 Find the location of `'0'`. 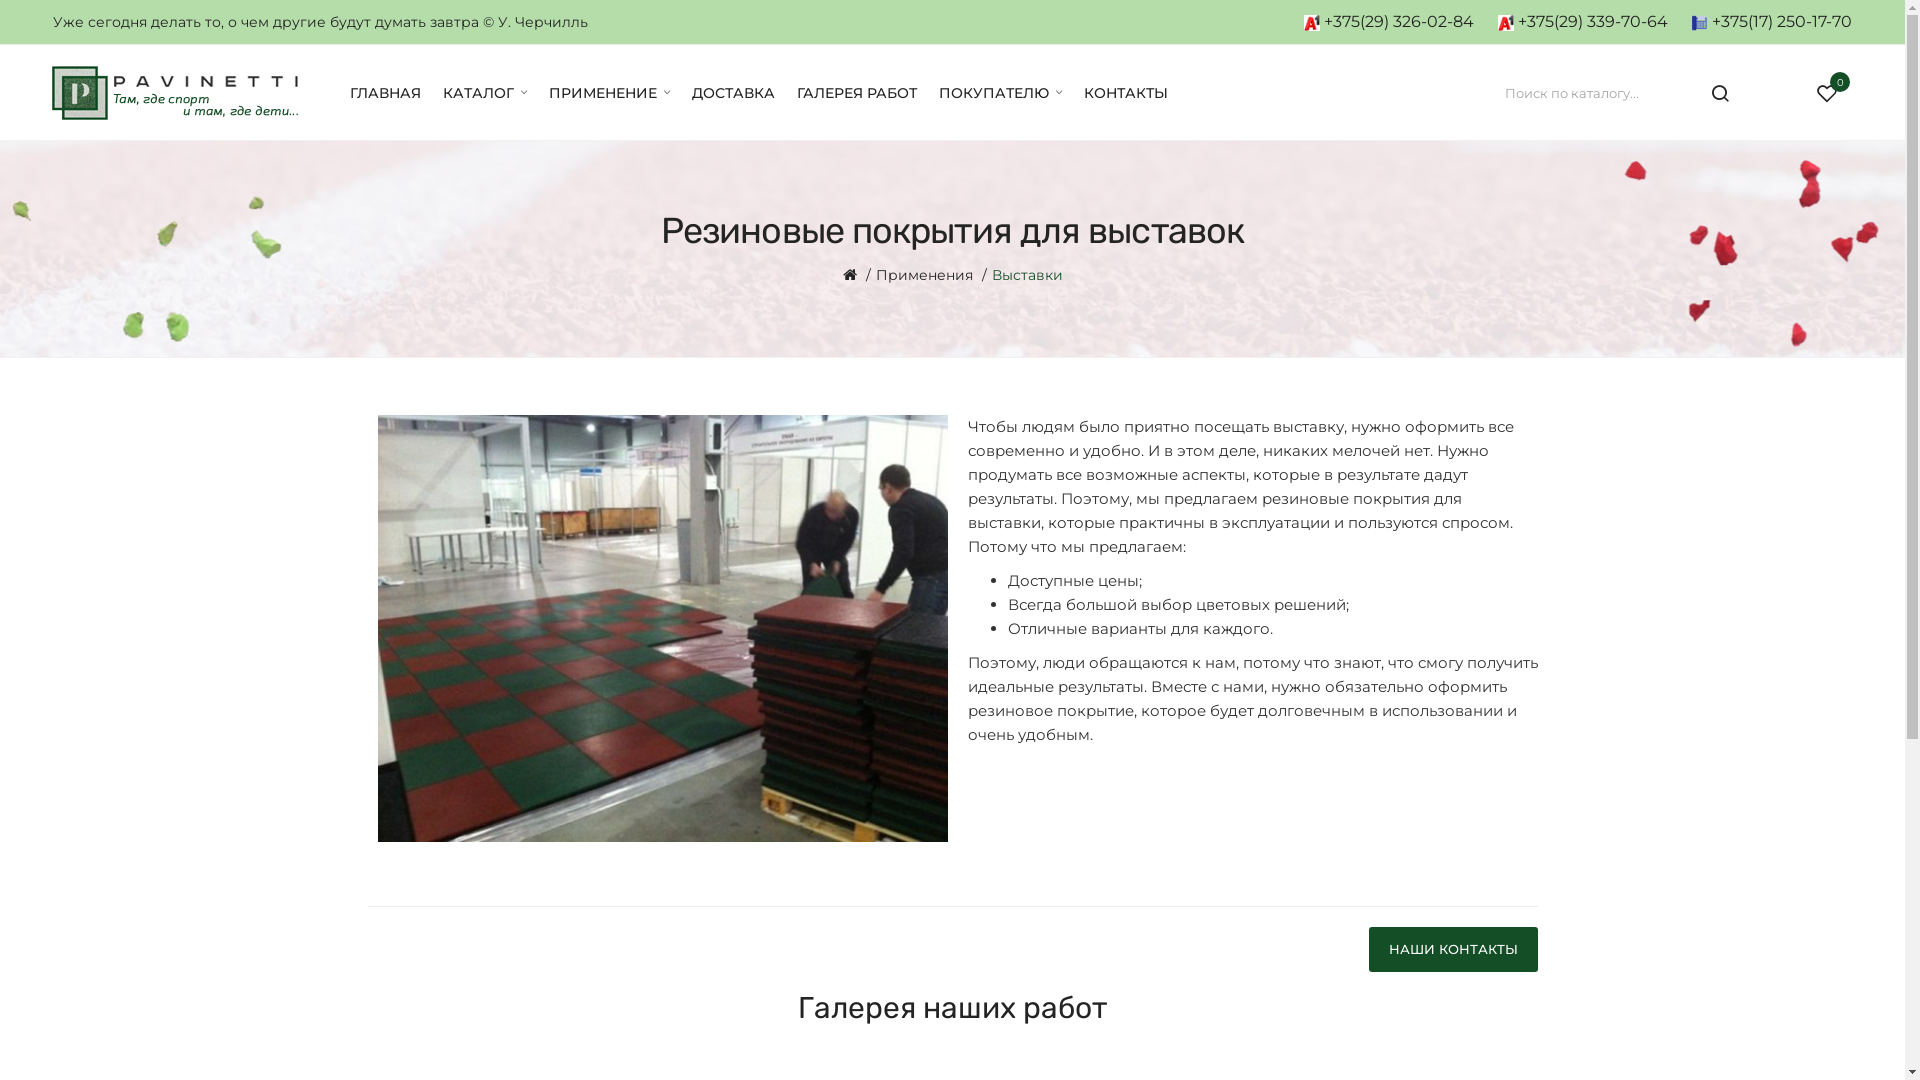

'0' is located at coordinates (1827, 92).